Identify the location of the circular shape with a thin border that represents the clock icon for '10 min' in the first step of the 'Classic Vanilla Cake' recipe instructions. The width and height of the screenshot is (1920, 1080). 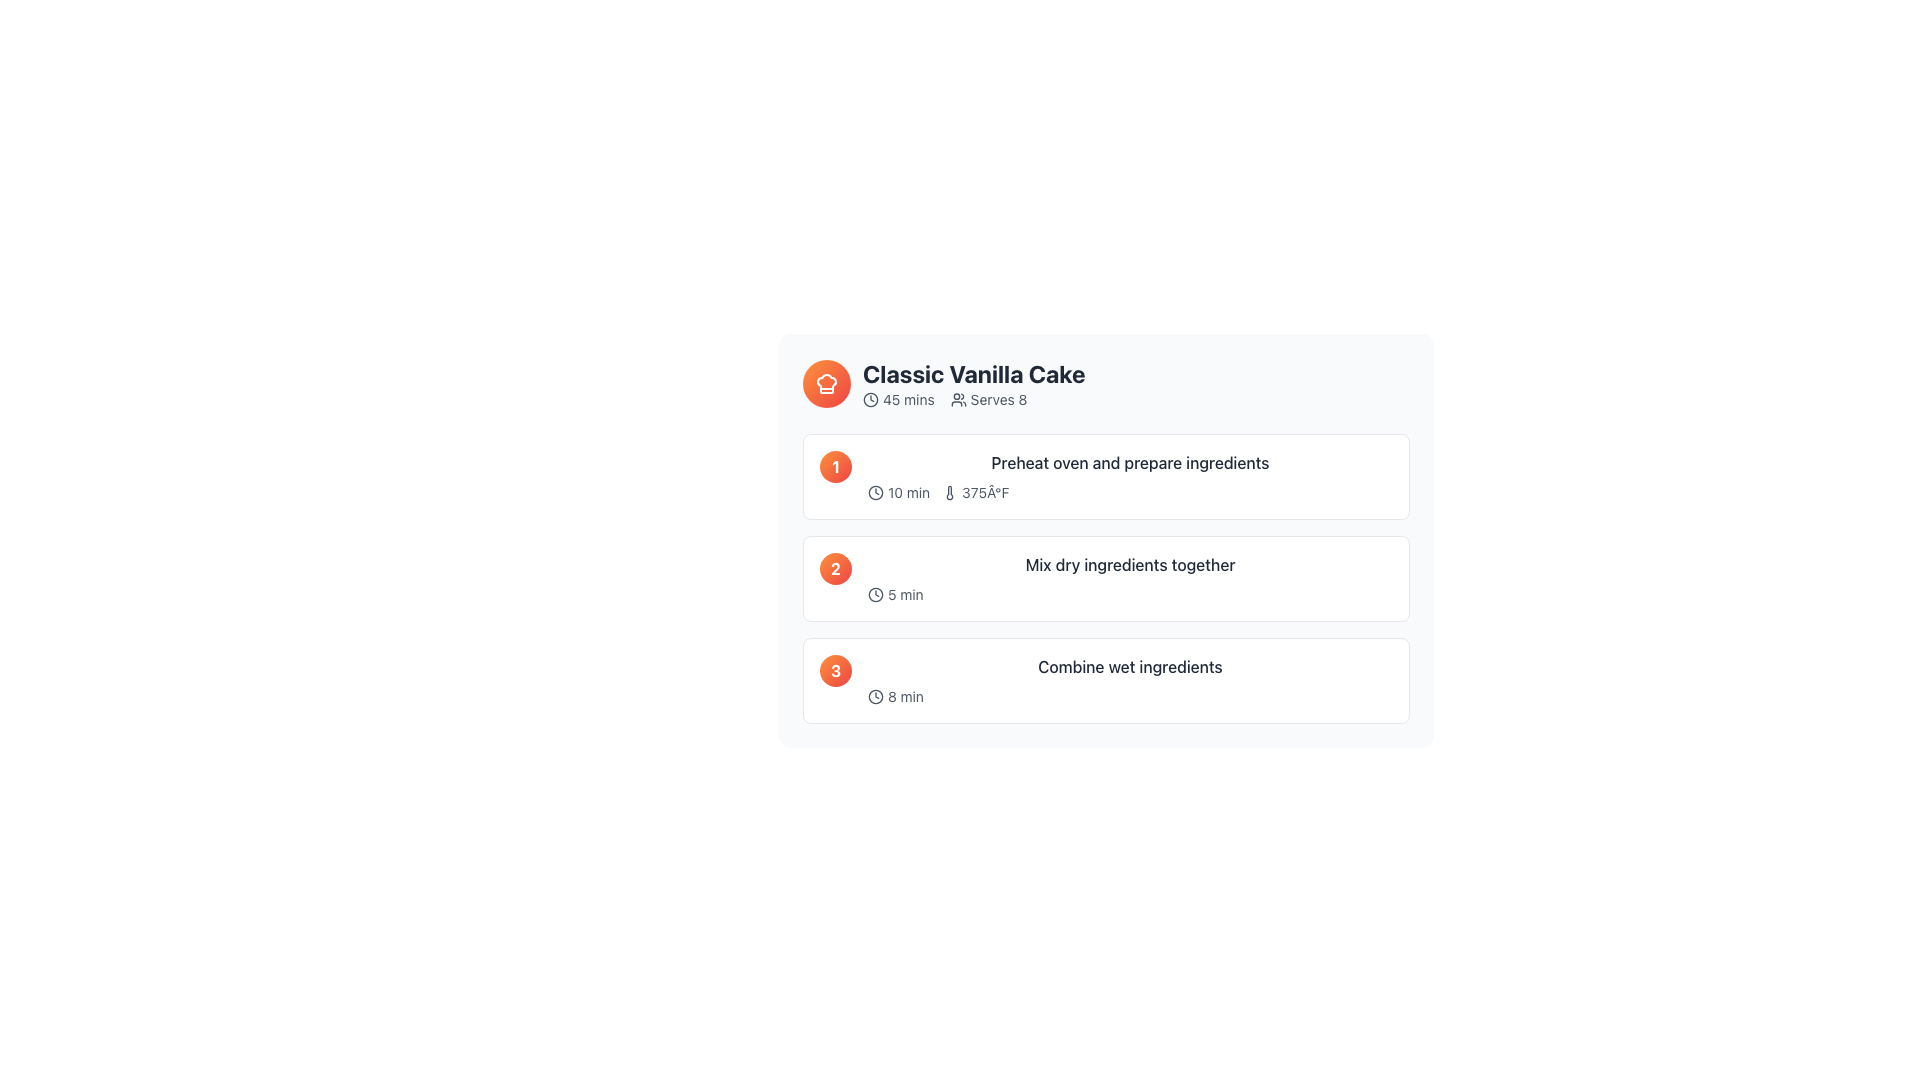
(875, 493).